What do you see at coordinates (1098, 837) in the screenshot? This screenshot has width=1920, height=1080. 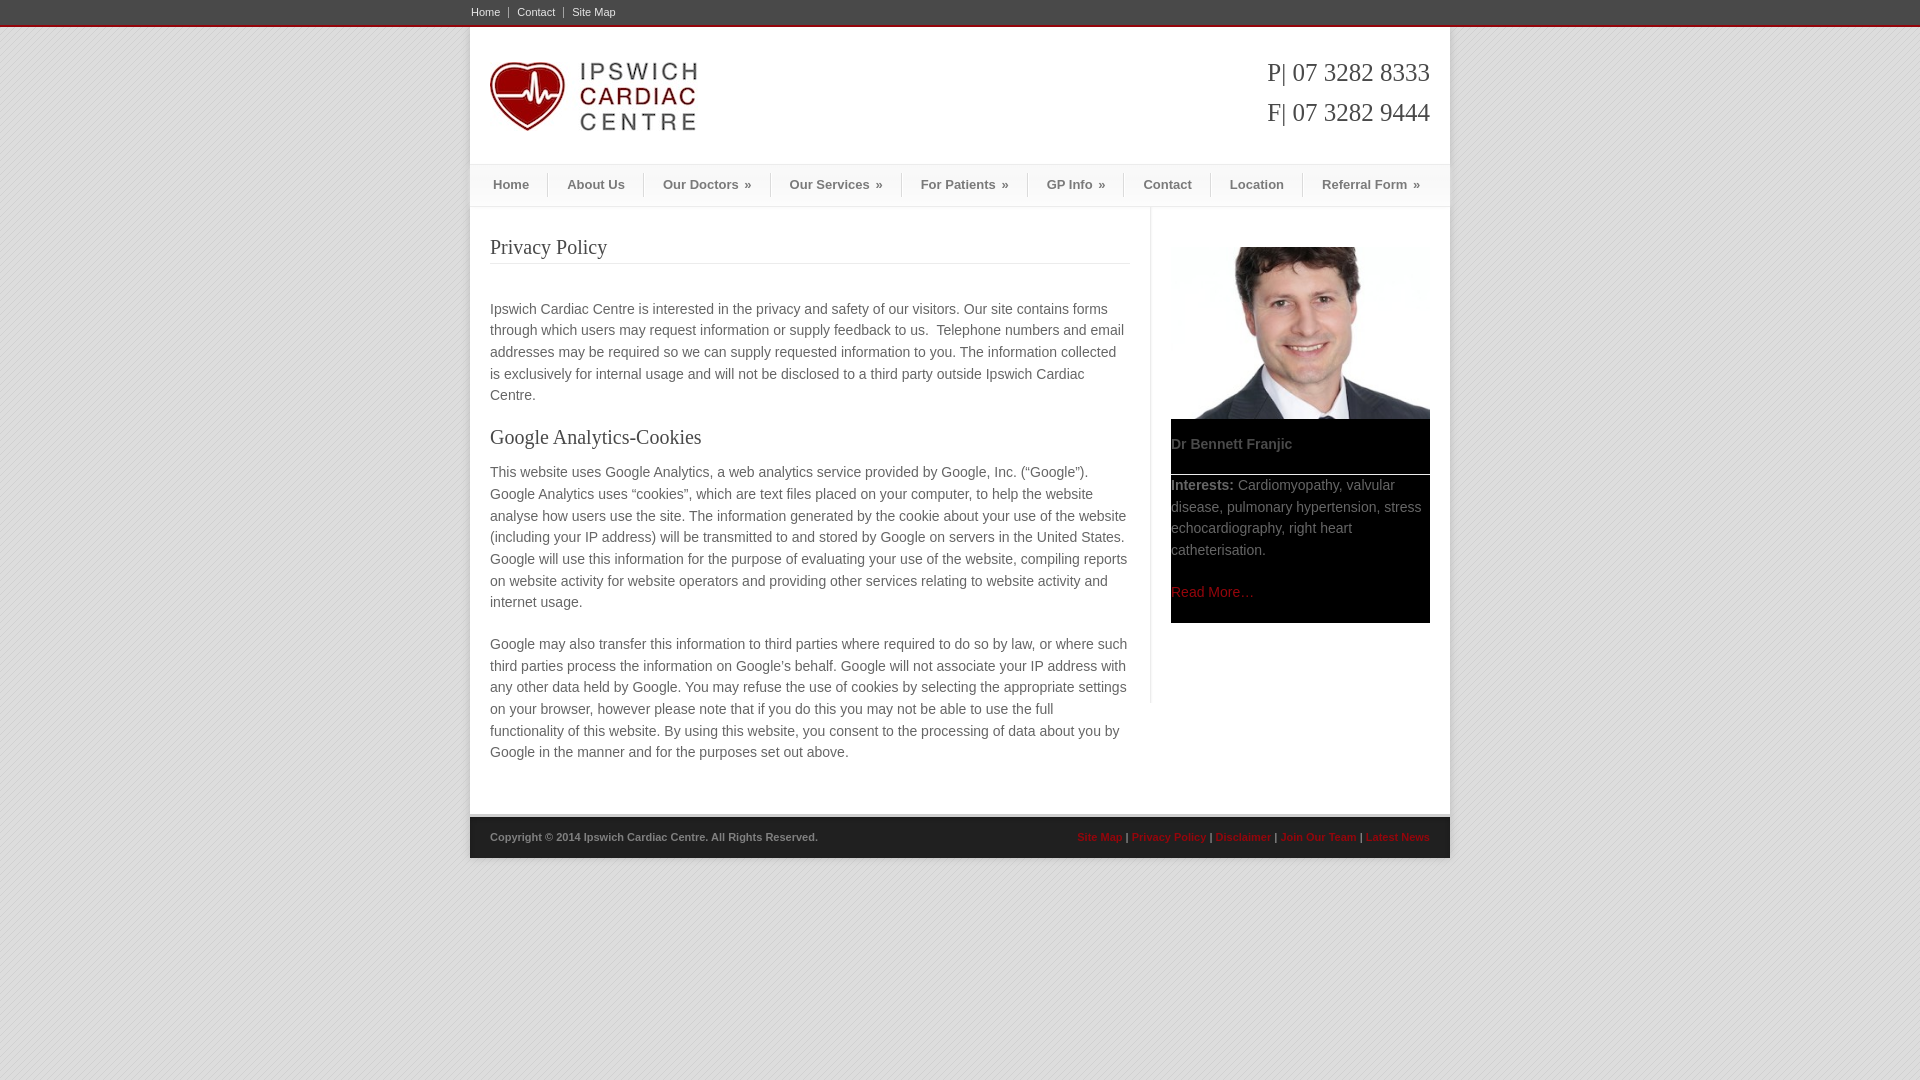 I see `'Site Map'` at bounding box center [1098, 837].